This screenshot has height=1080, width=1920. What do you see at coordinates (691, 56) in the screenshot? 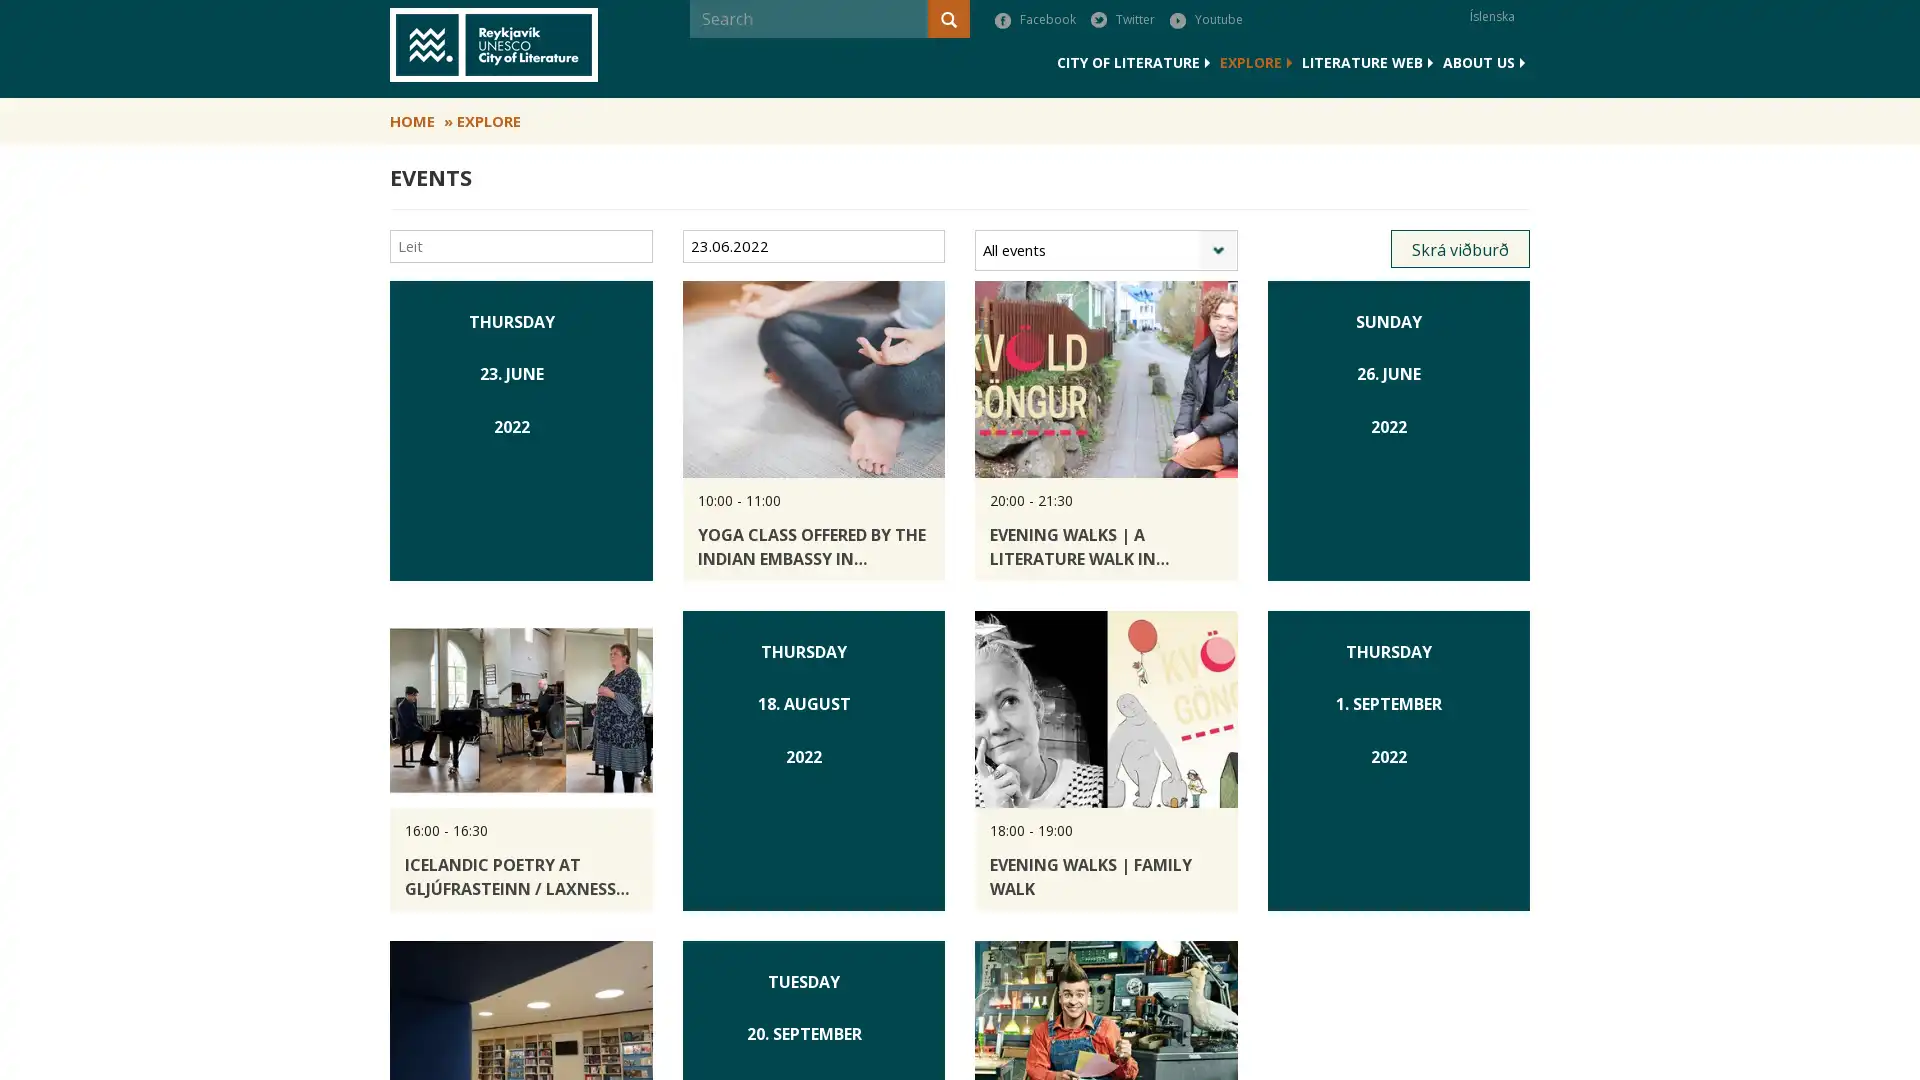
I see `Search` at bounding box center [691, 56].